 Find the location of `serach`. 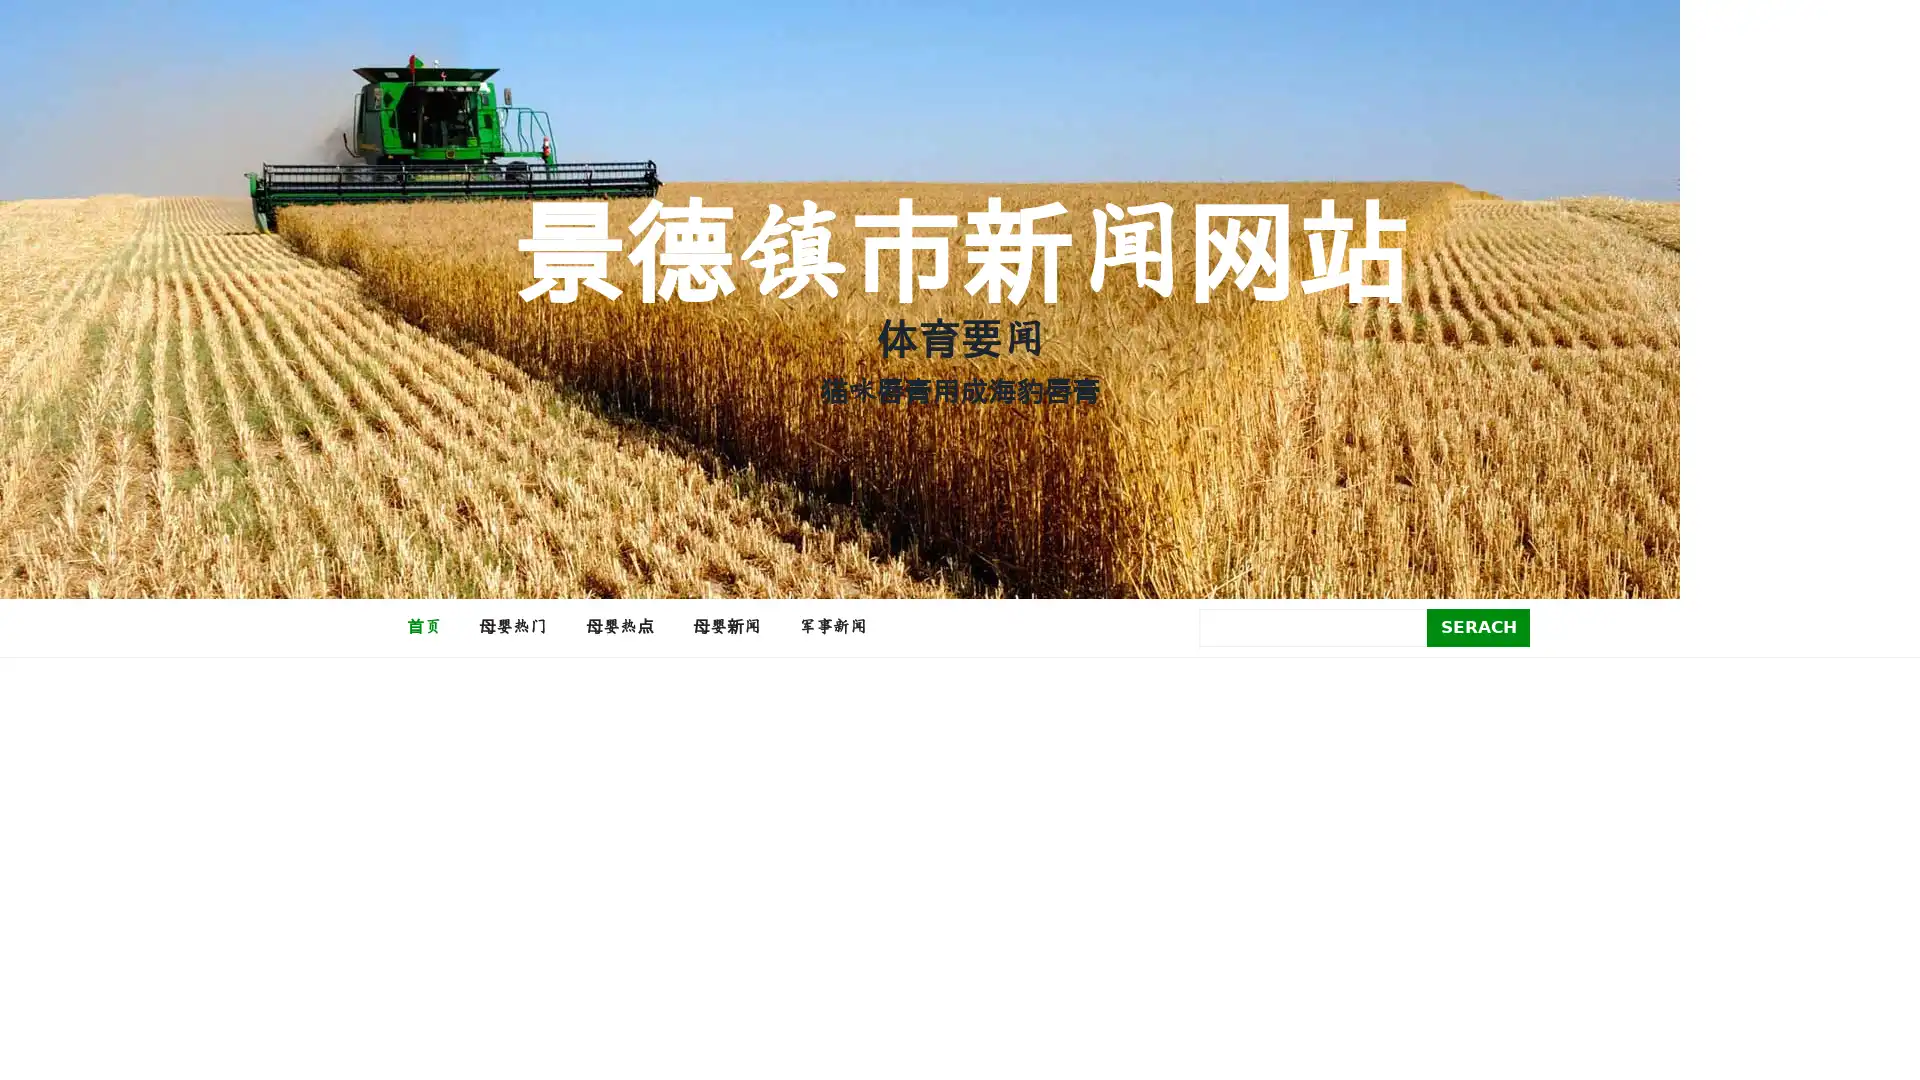

serach is located at coordinates (1478, 626).